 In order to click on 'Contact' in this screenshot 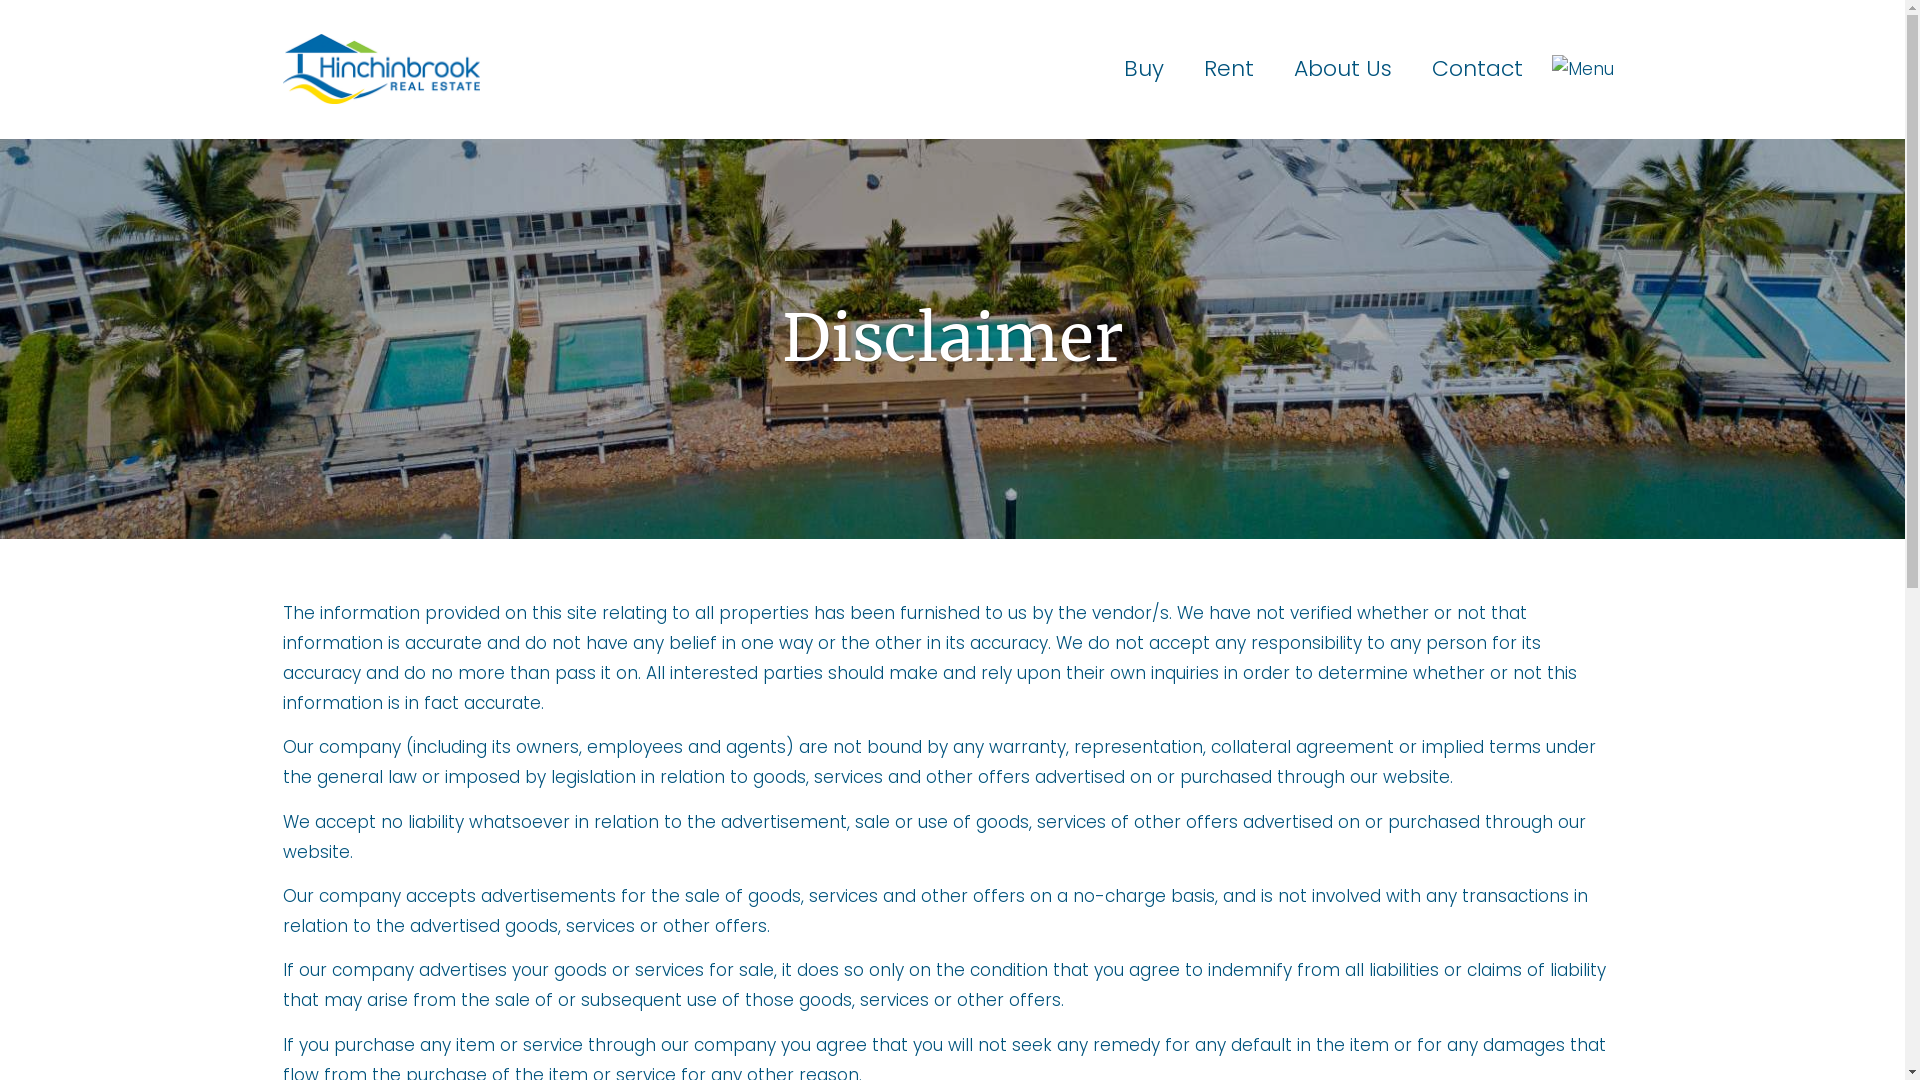, I will do `click(1477, 68)`.